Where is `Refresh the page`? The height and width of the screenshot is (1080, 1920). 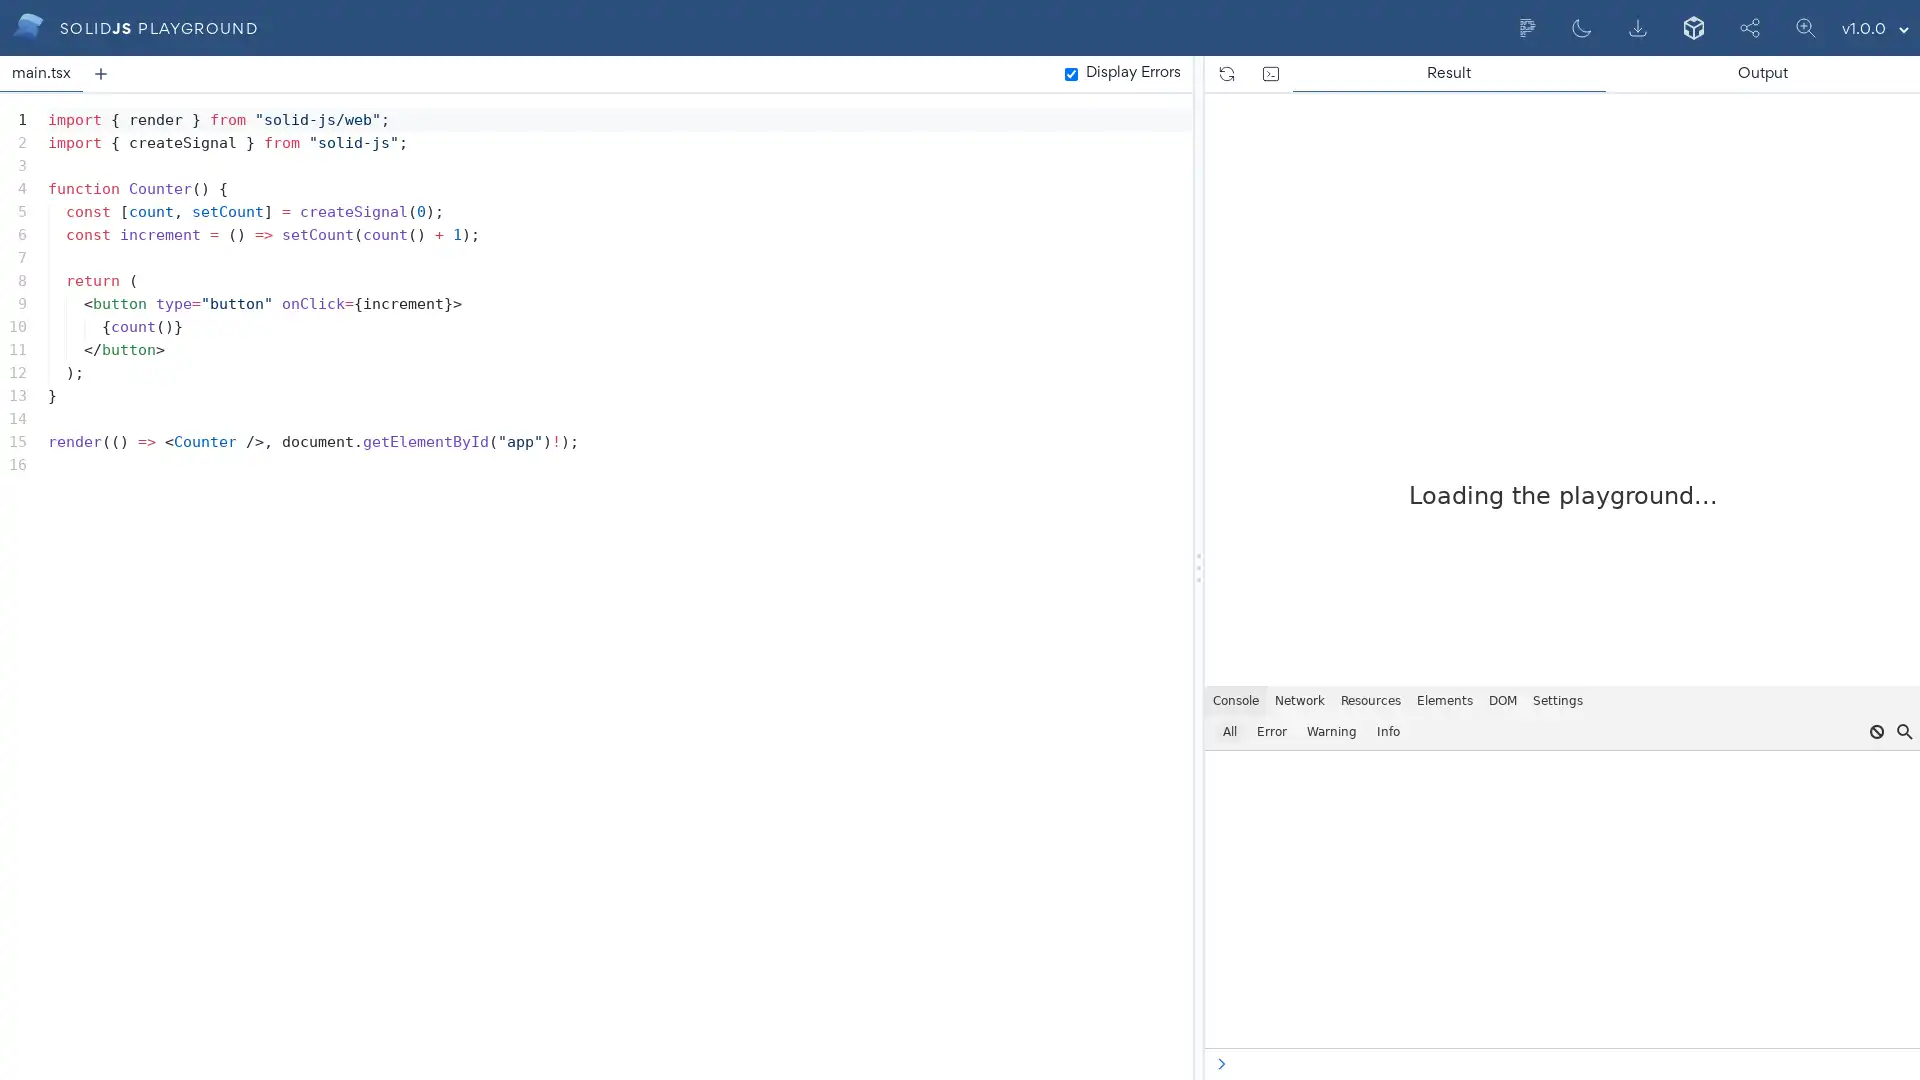
Refresh the page is located at coordinates (1224, 72).